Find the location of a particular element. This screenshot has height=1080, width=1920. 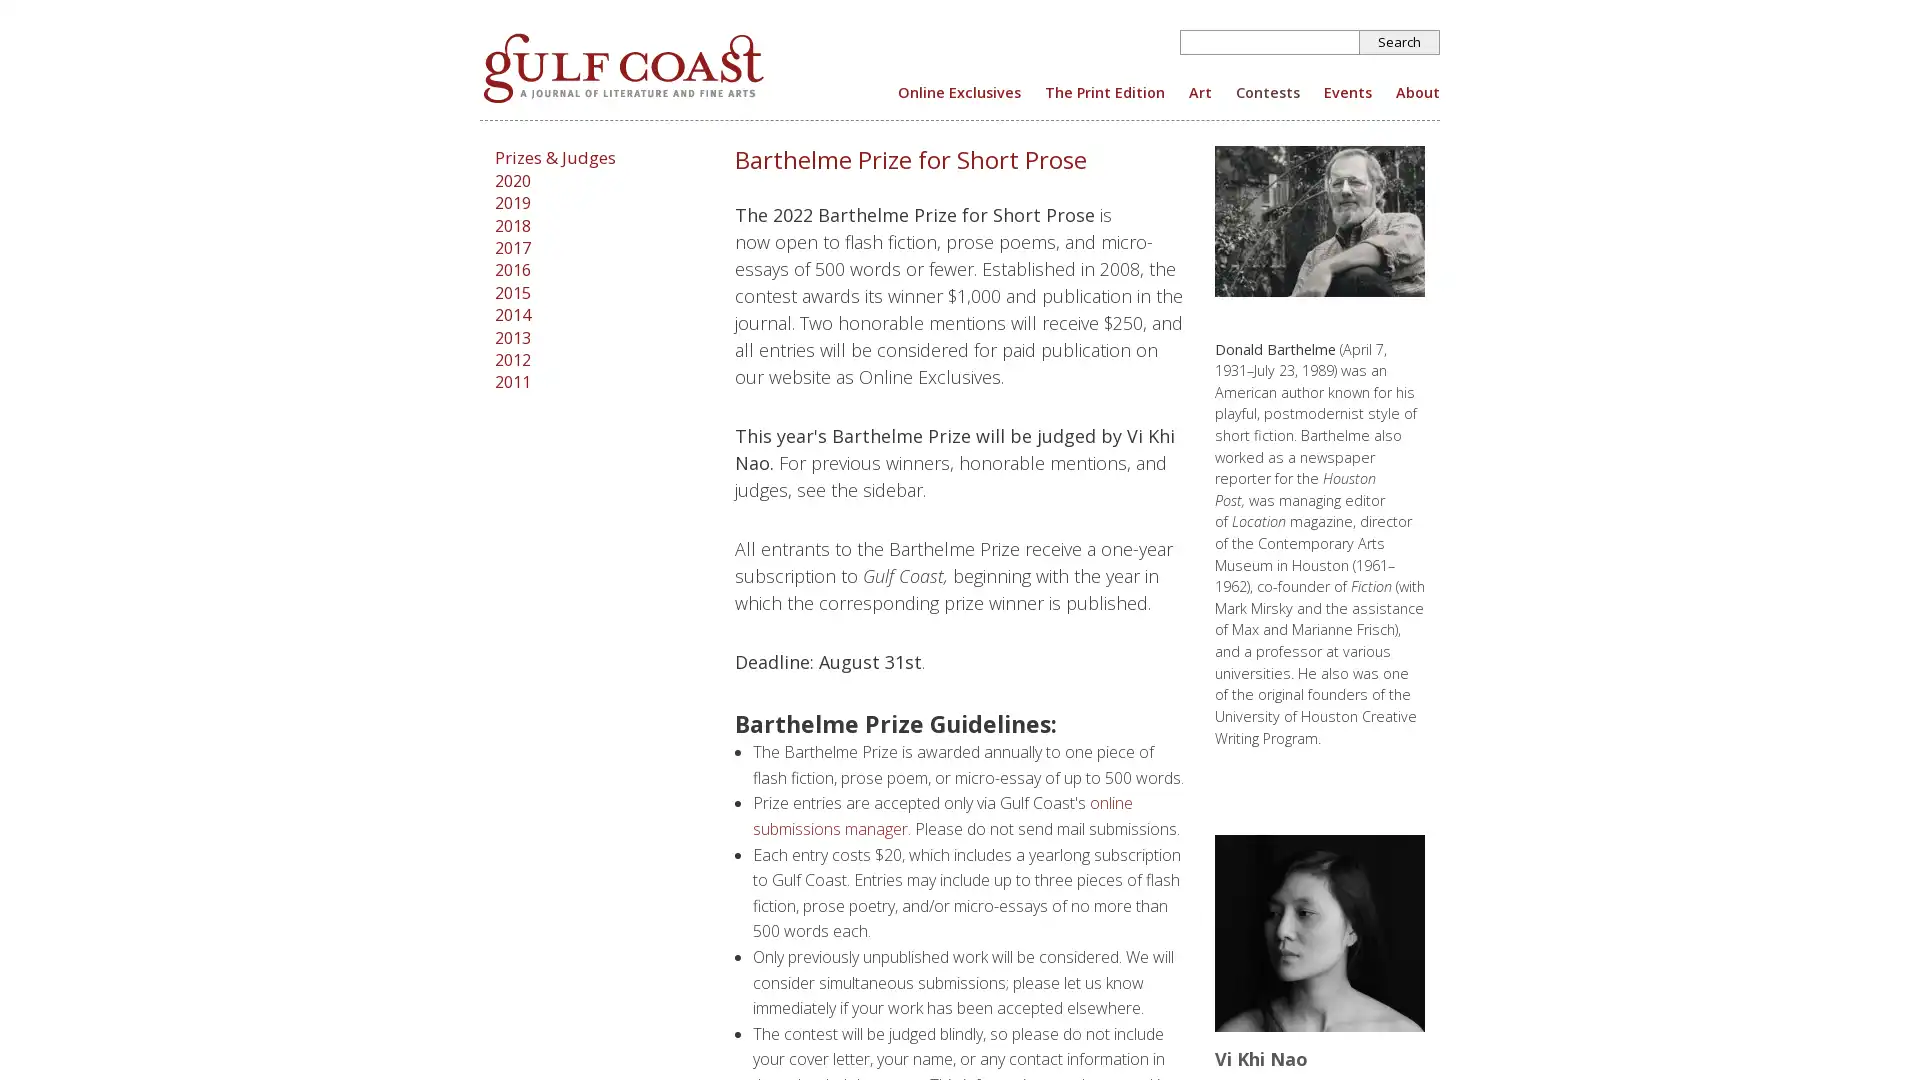

Search is located at coordinates (1399, 42).